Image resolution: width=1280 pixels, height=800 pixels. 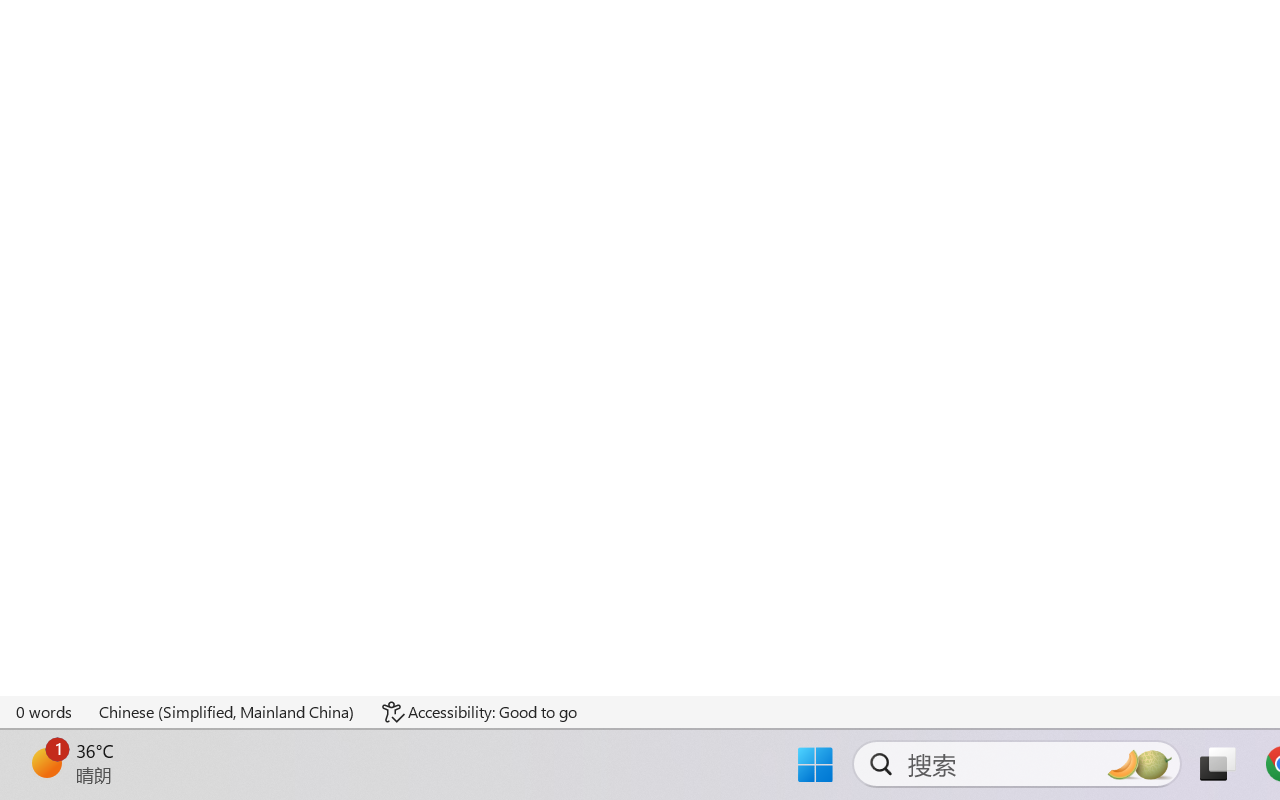 What do you see at coordinates (227, 711) in the screenshot?
I see `'Language Chinese (Simplified, Mainland China)'` at bounding box center [227, 711].